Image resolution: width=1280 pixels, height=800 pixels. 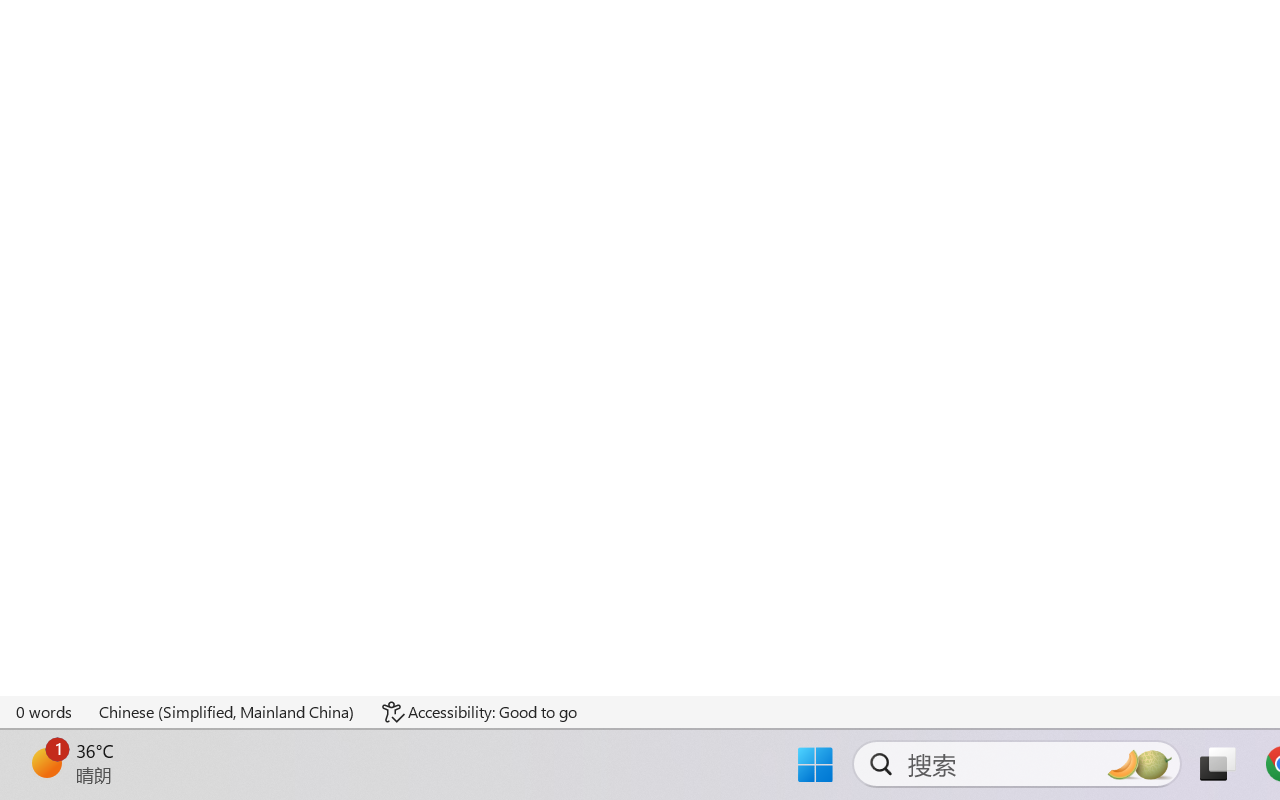 What do you see at coordinates (227, 711) in the screenshot?
I see `'Language Chinese (Simplified, Mainland China)'` at bounding box center [227, 711].